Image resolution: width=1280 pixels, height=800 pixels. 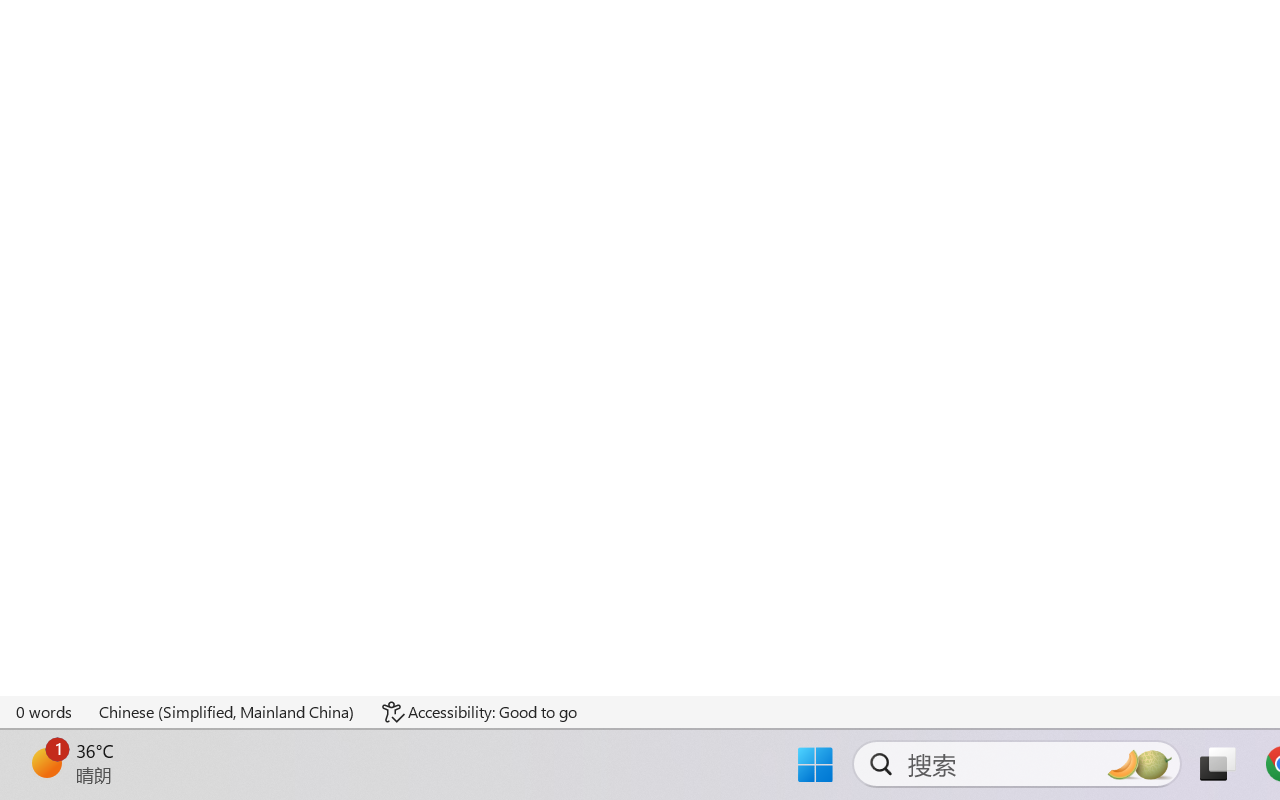 What do you see at coordinates (227, 711) in the screenshot?
I see `'Language Chinese (Simplified, Mainland China)'` at bounding box center [227, 711].